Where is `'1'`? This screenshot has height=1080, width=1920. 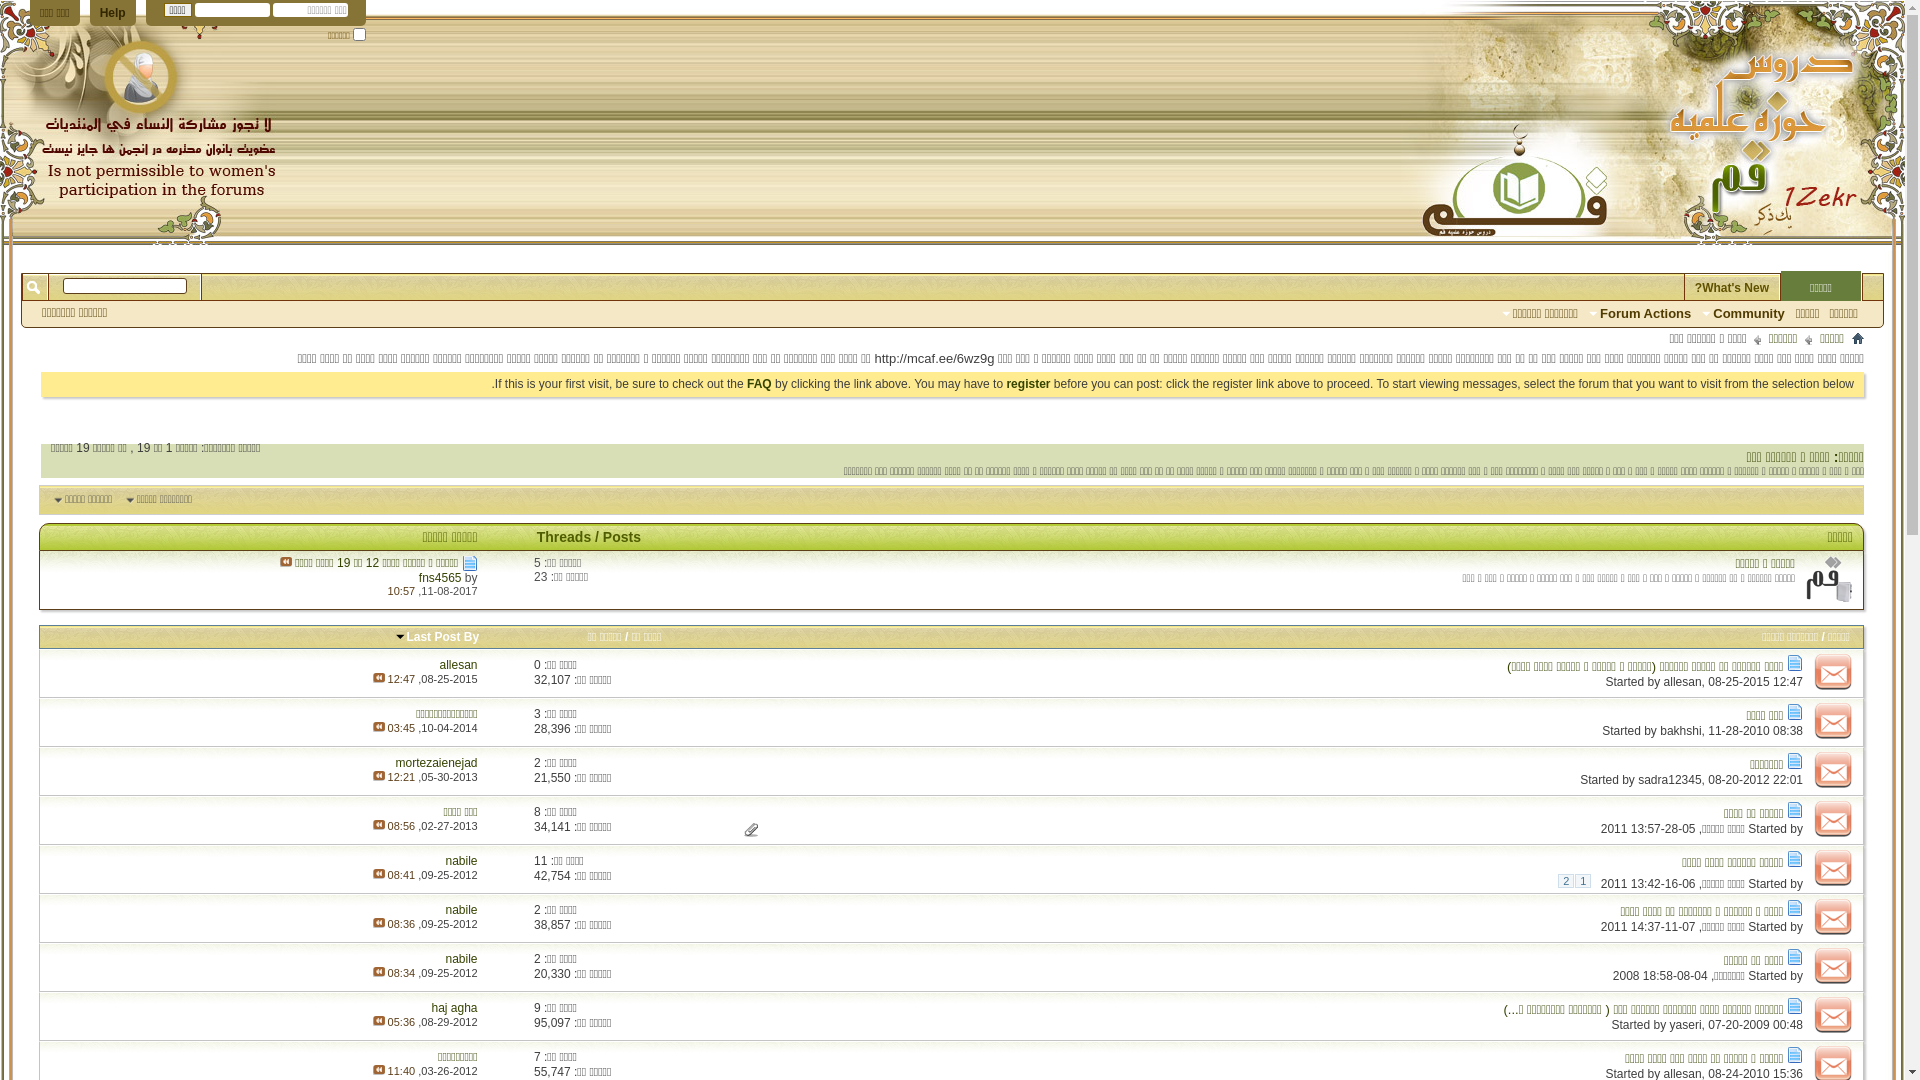
'1' is located at coordinates (1574, 879).